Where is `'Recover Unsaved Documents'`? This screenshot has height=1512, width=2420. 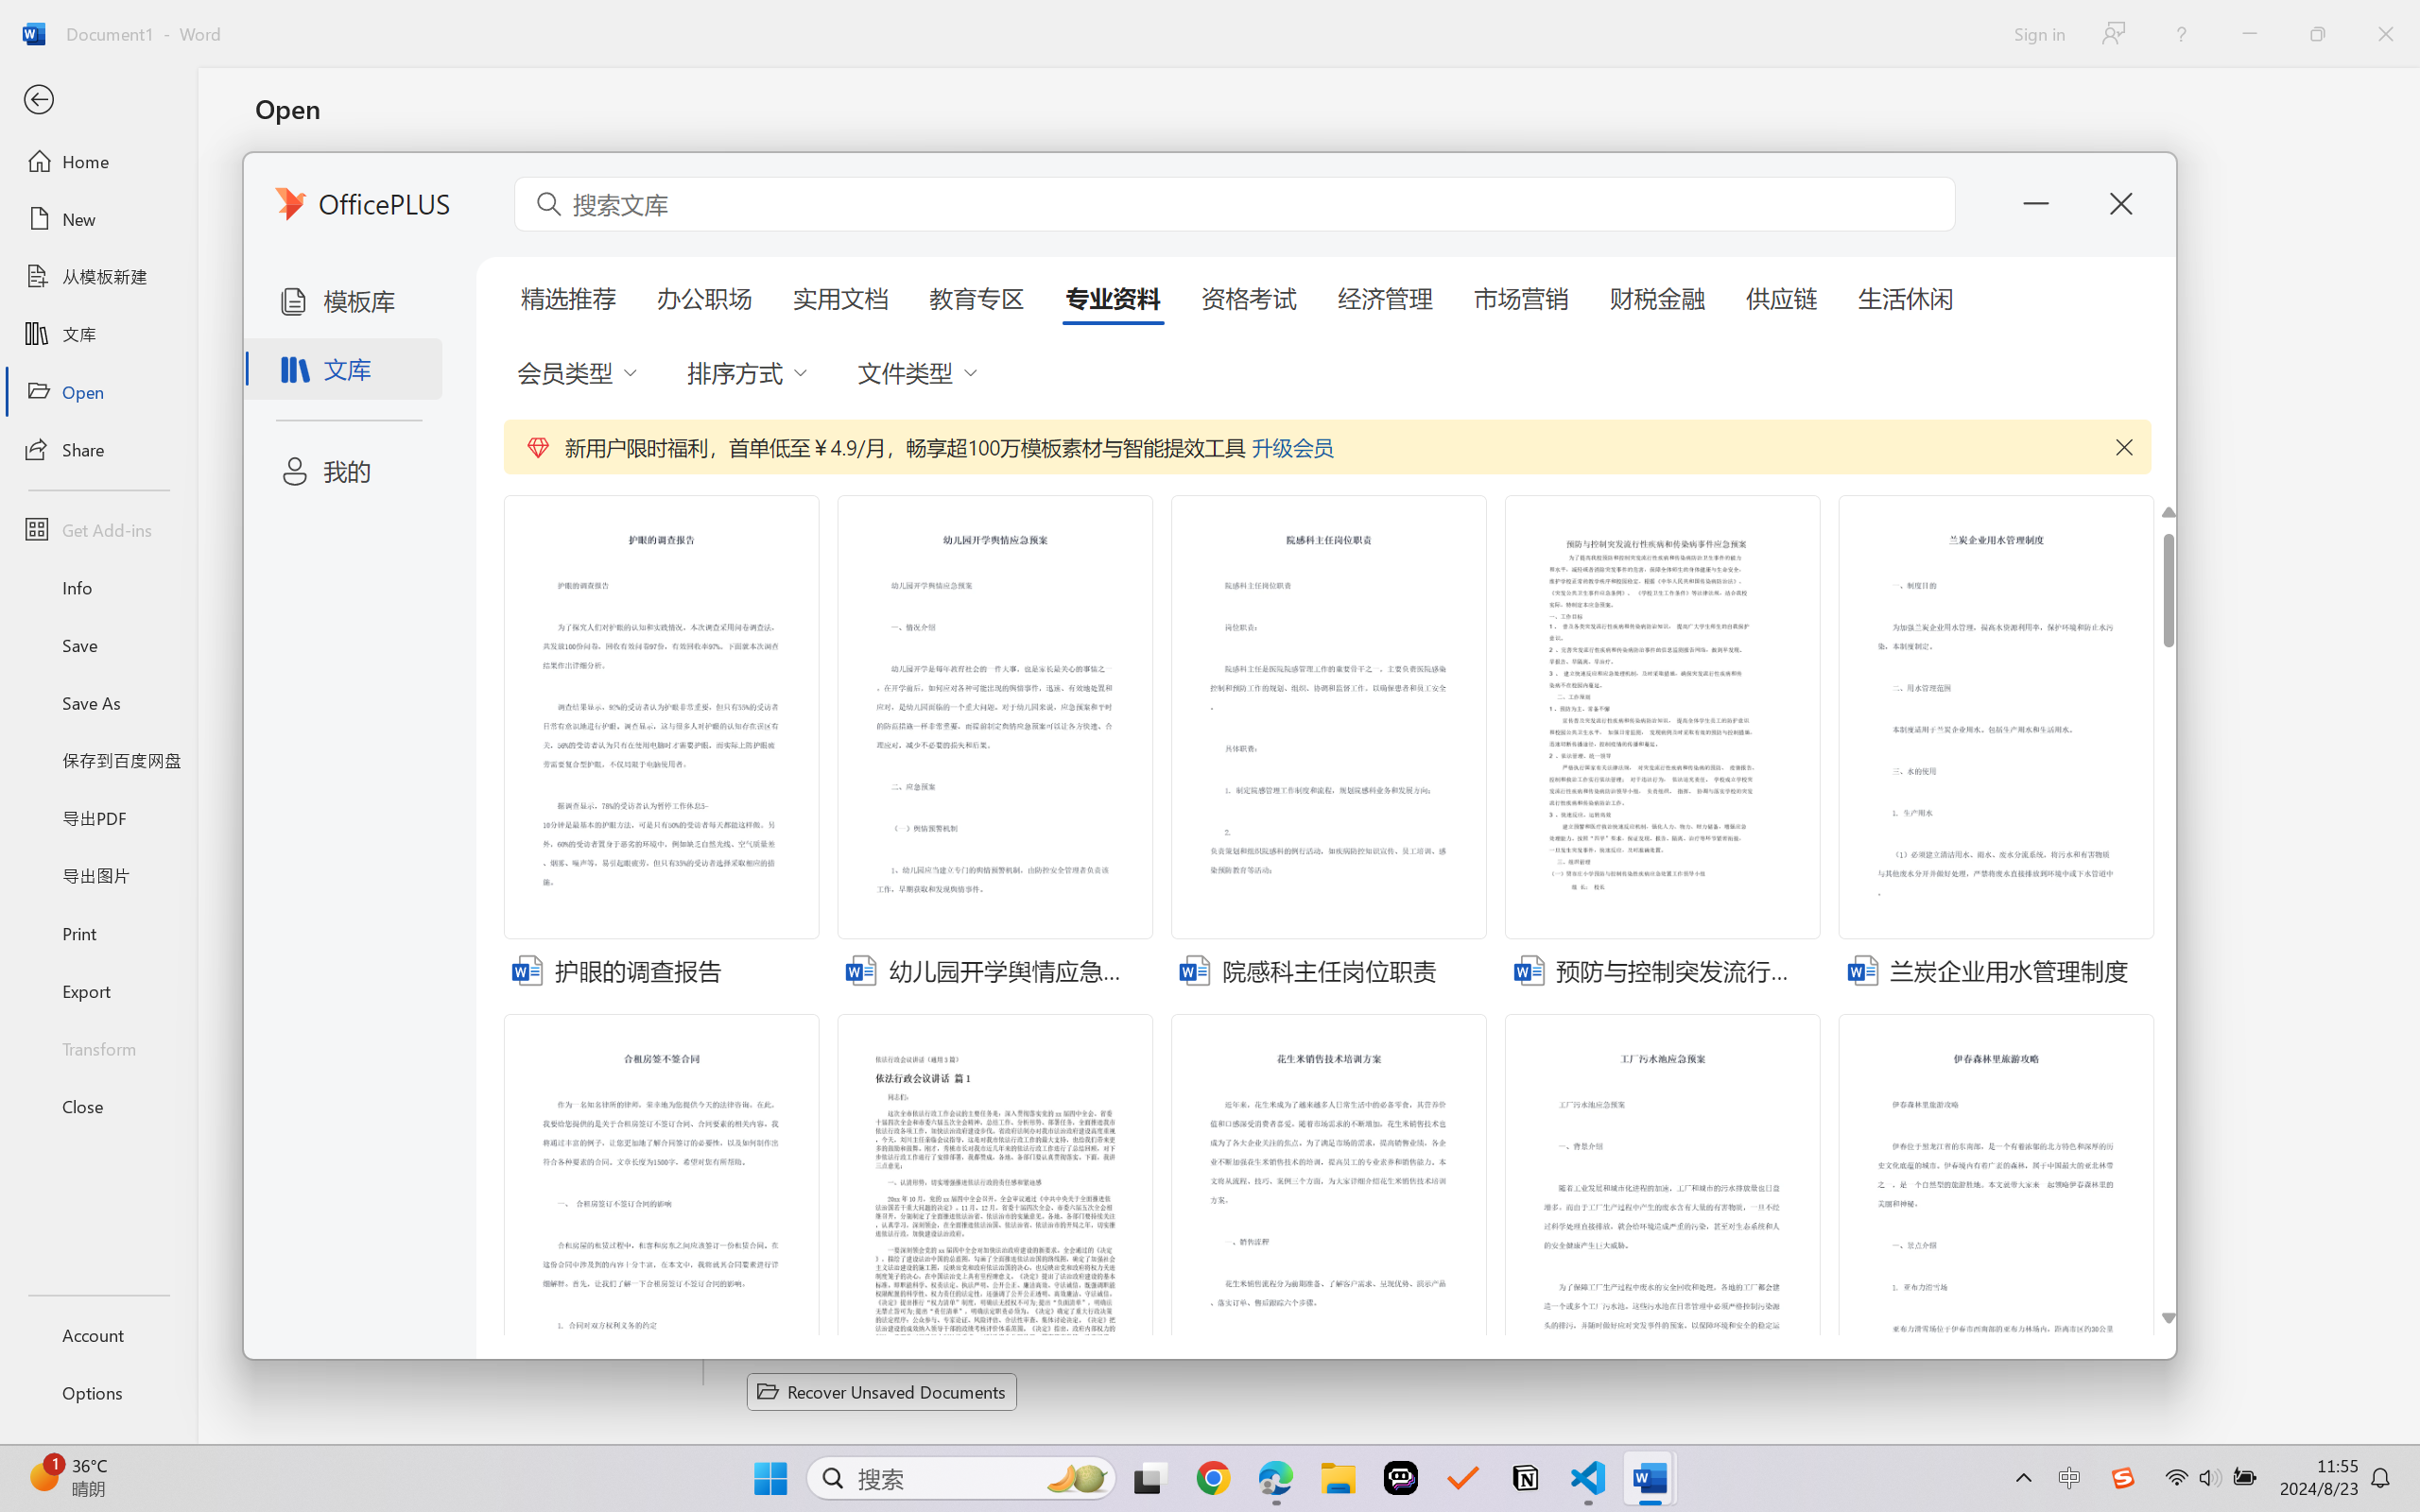
'Recover Unsaved Documents' is located at coordinates (882, 1391).